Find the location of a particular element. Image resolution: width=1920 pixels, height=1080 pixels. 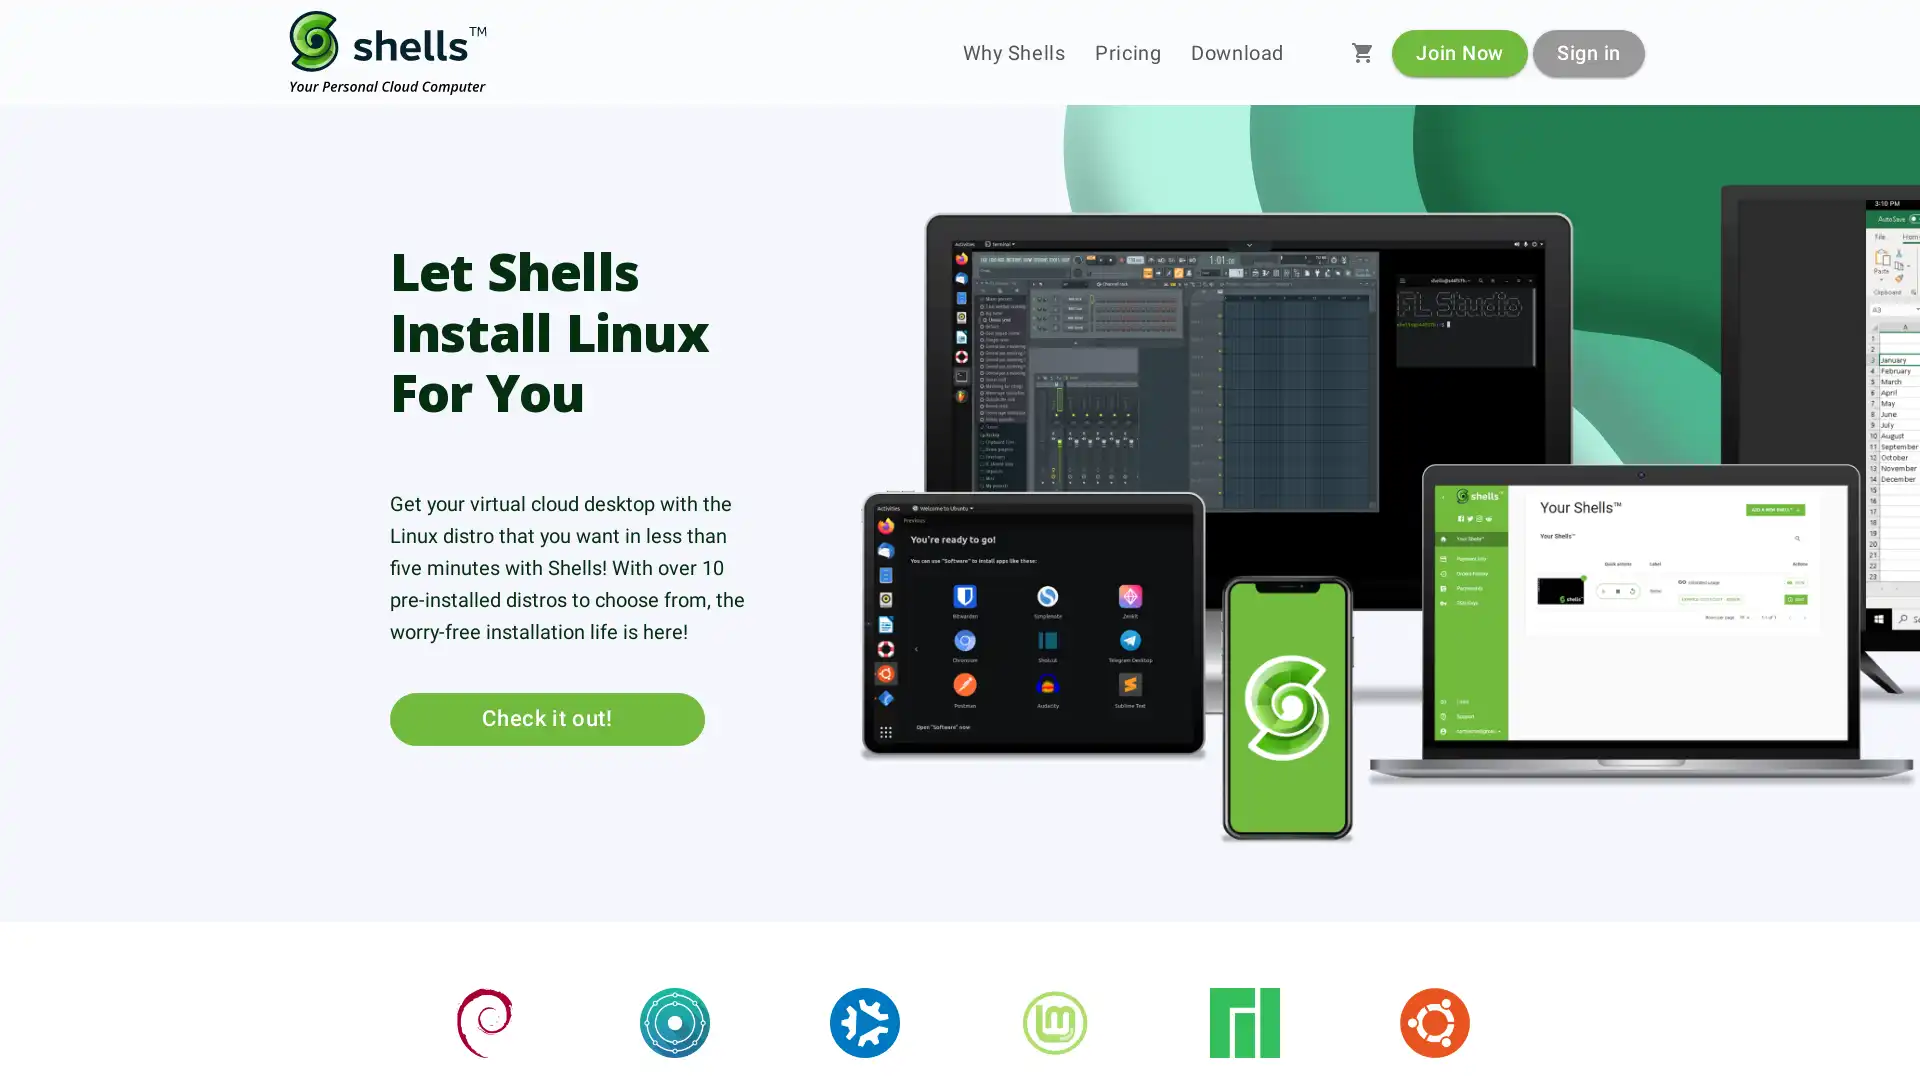

Sign in is located at coordinates (1587, 51).